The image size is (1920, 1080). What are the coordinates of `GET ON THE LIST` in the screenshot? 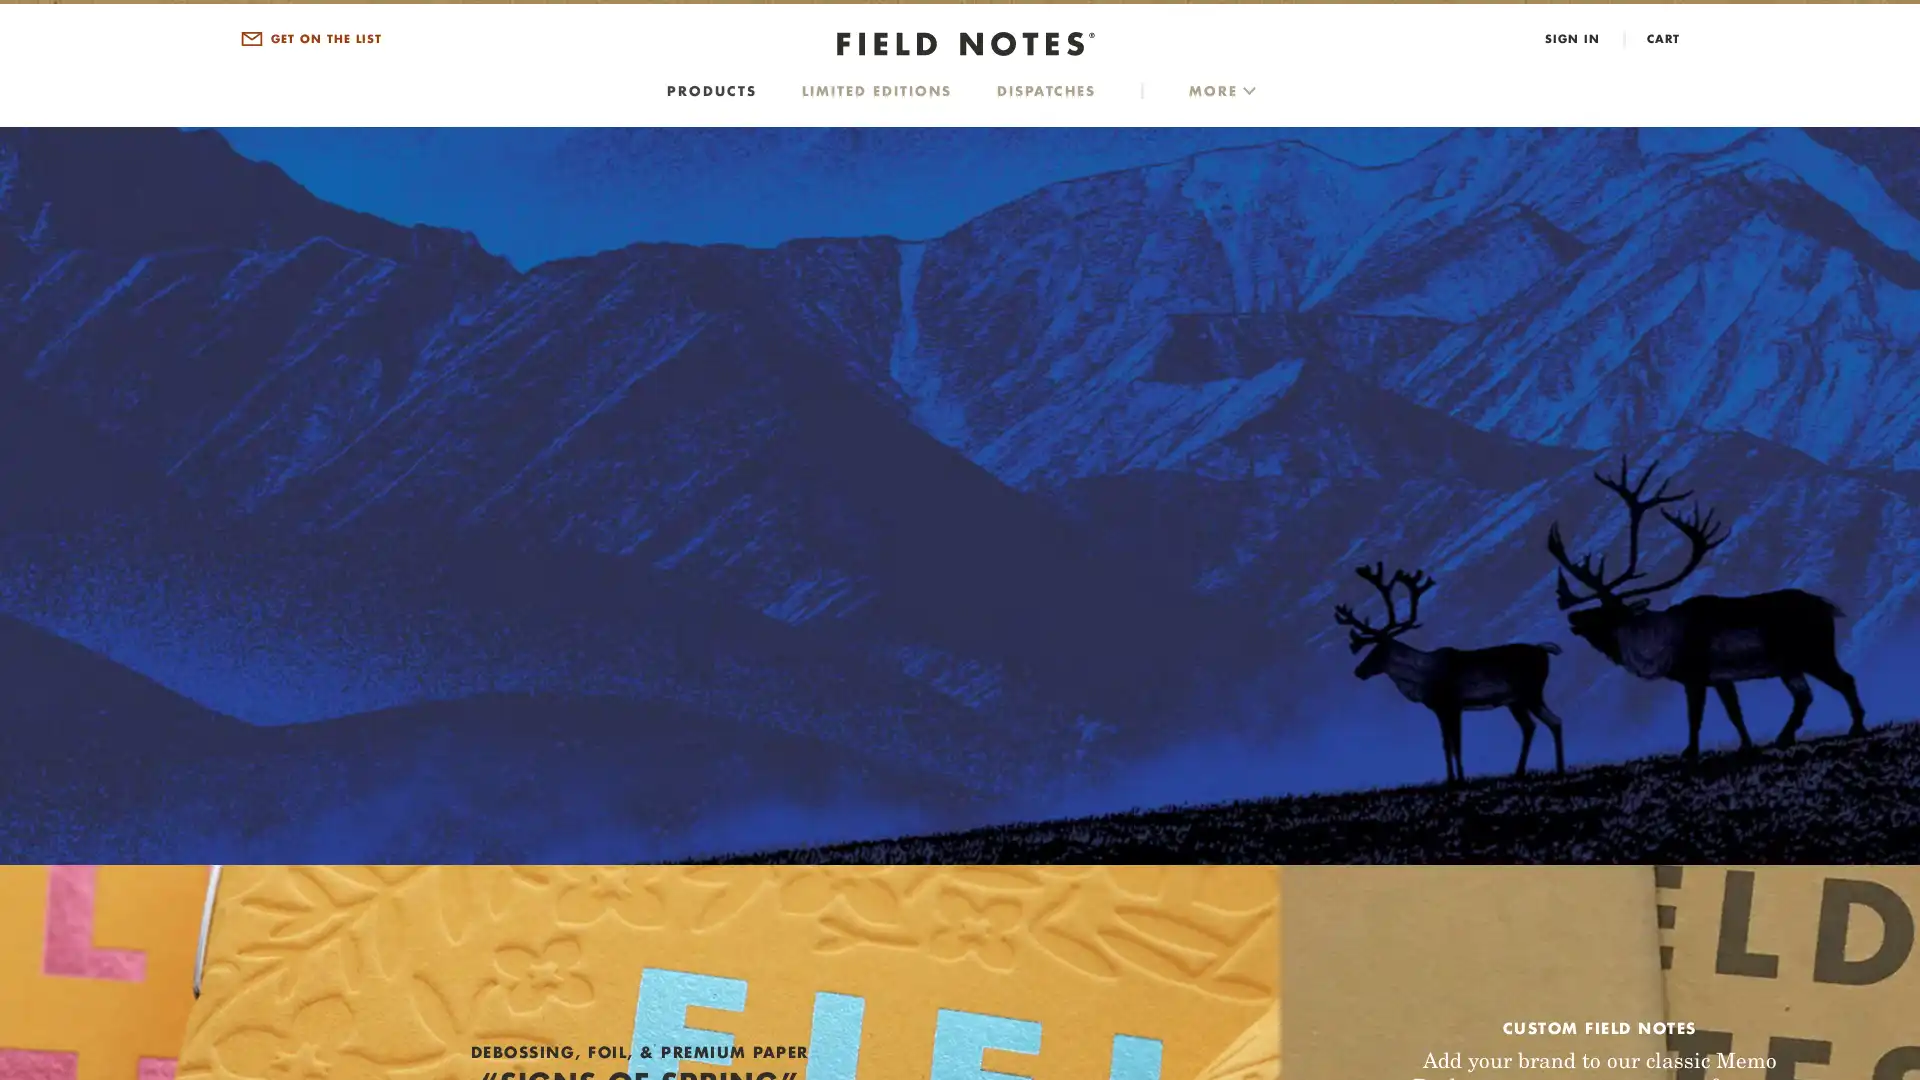 It's located at (310, 39).